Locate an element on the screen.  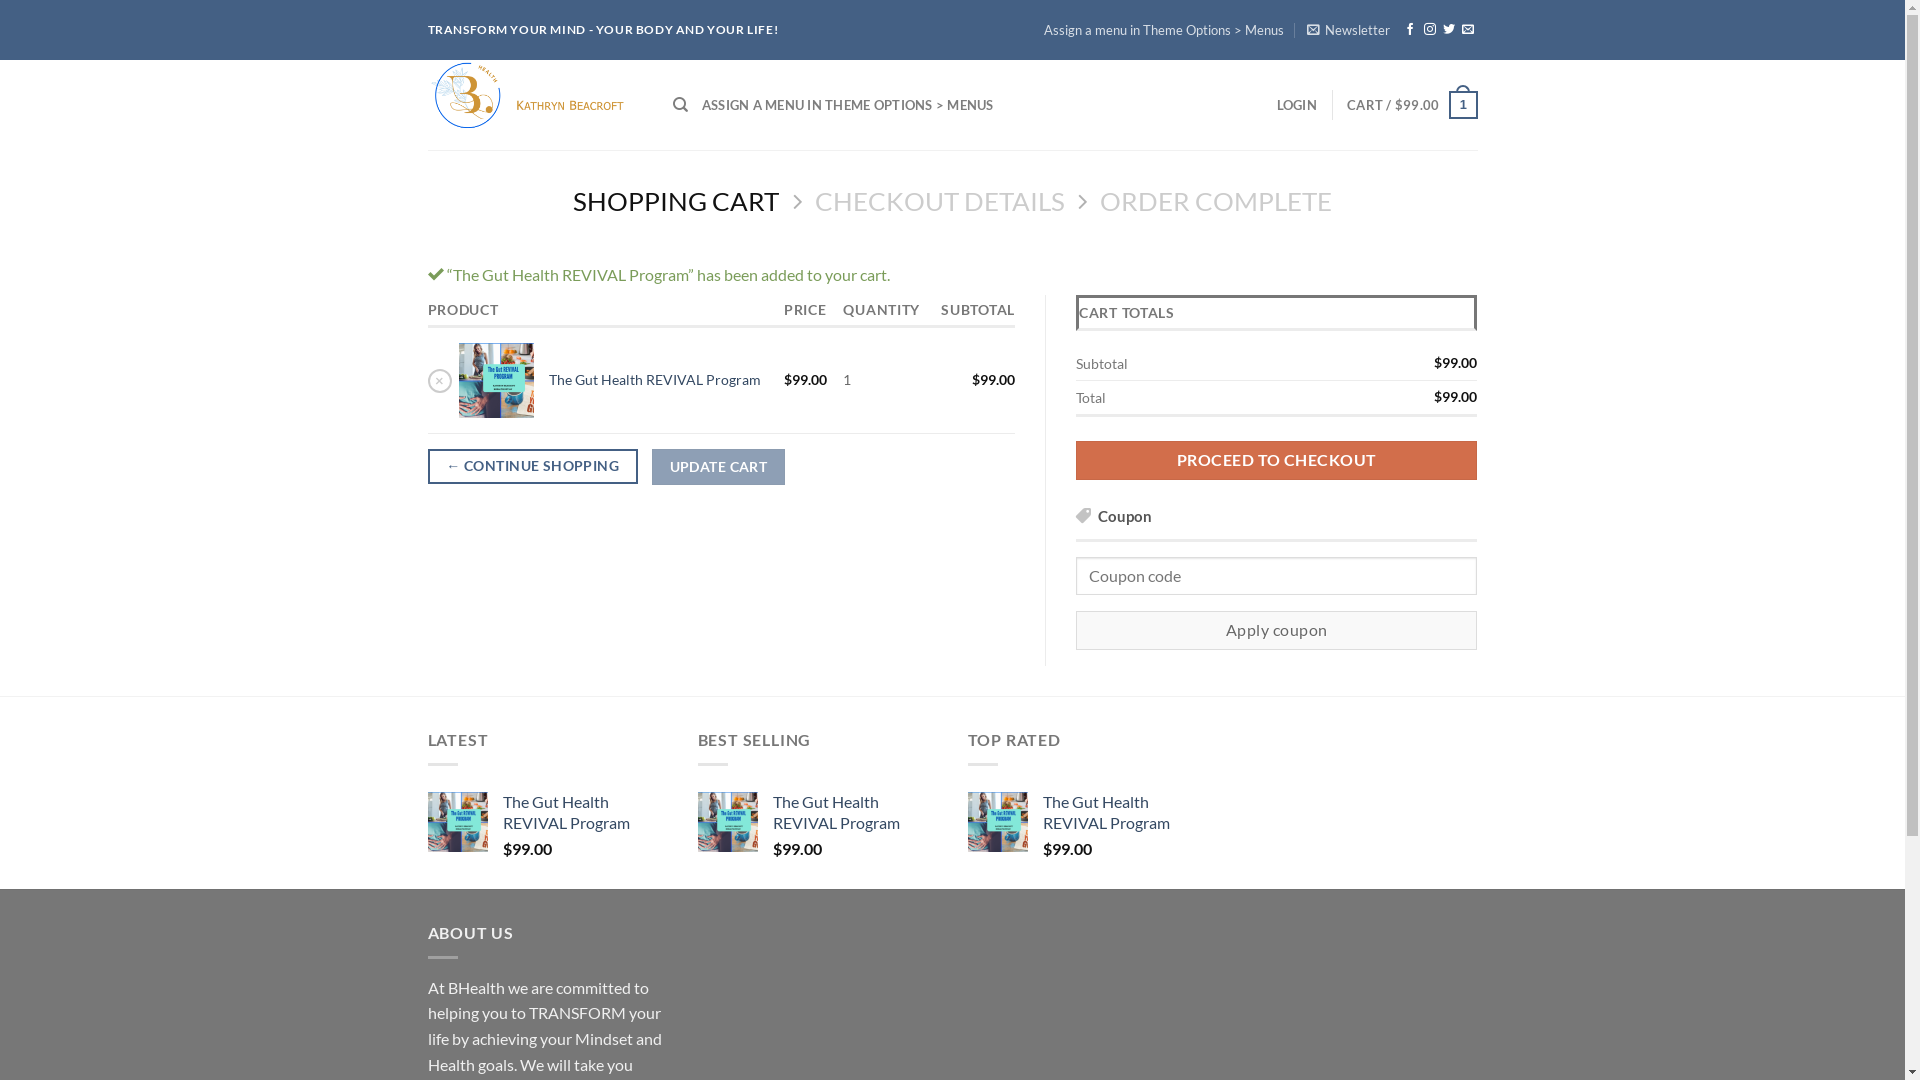
'BHealth Courses - BHealth Courses' is located at coordinates (535, 104).